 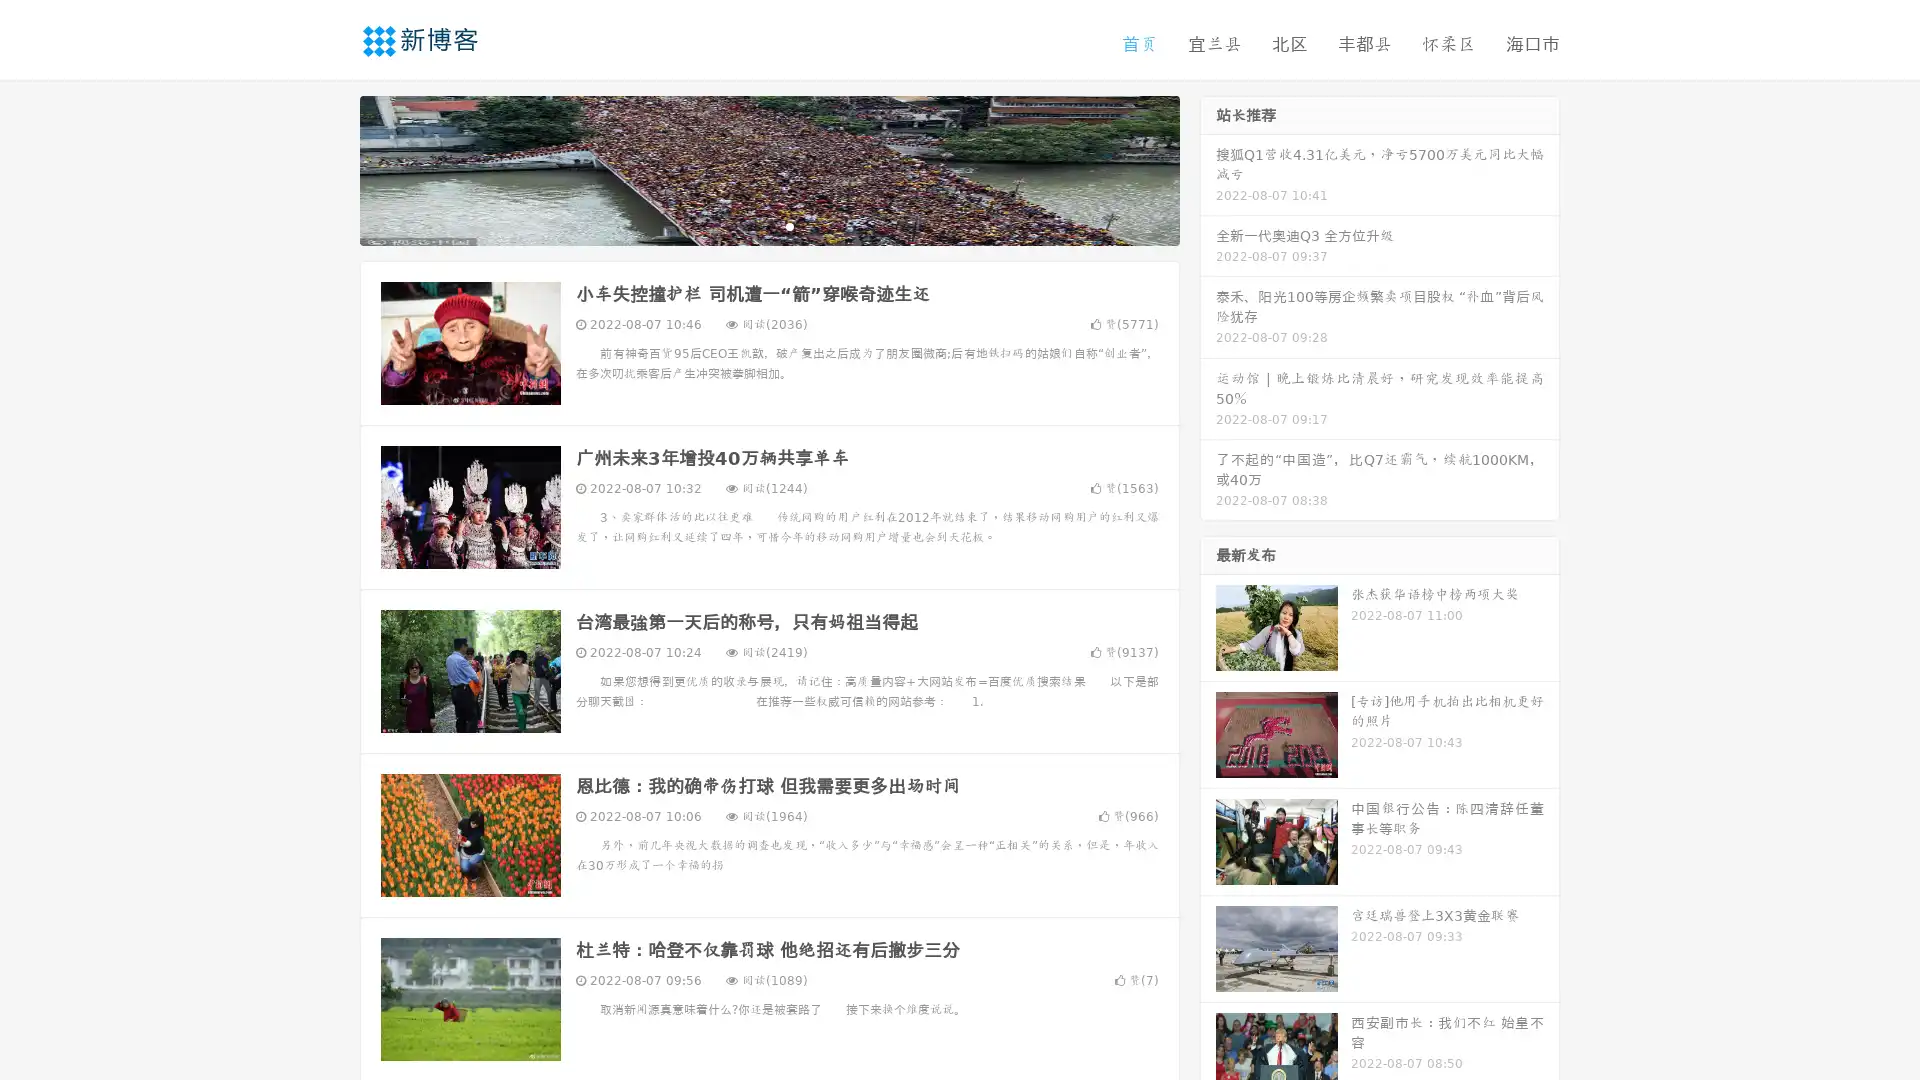 I want to click on Previous slide, so click(x=330, y=168).